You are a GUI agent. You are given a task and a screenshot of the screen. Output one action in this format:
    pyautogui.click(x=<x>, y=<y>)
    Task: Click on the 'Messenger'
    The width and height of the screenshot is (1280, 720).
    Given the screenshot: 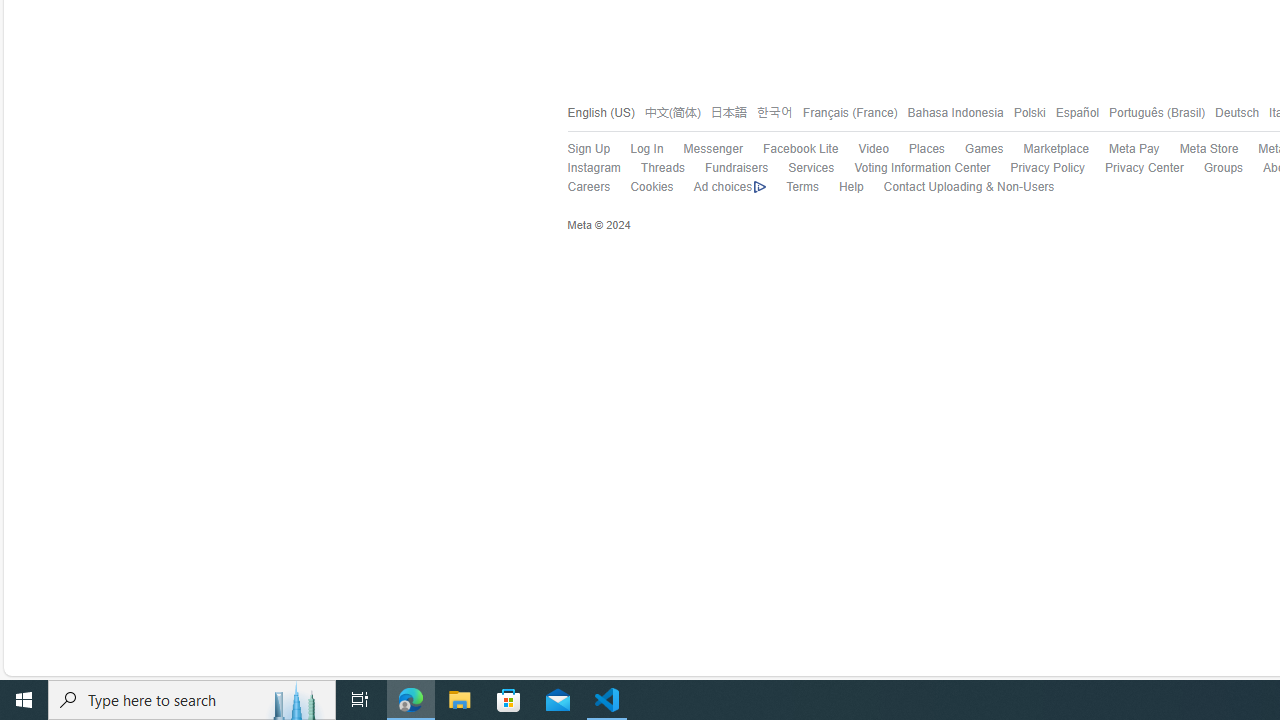 What is the action you would take?
    pyautogui.click(x=702, y=148)
    